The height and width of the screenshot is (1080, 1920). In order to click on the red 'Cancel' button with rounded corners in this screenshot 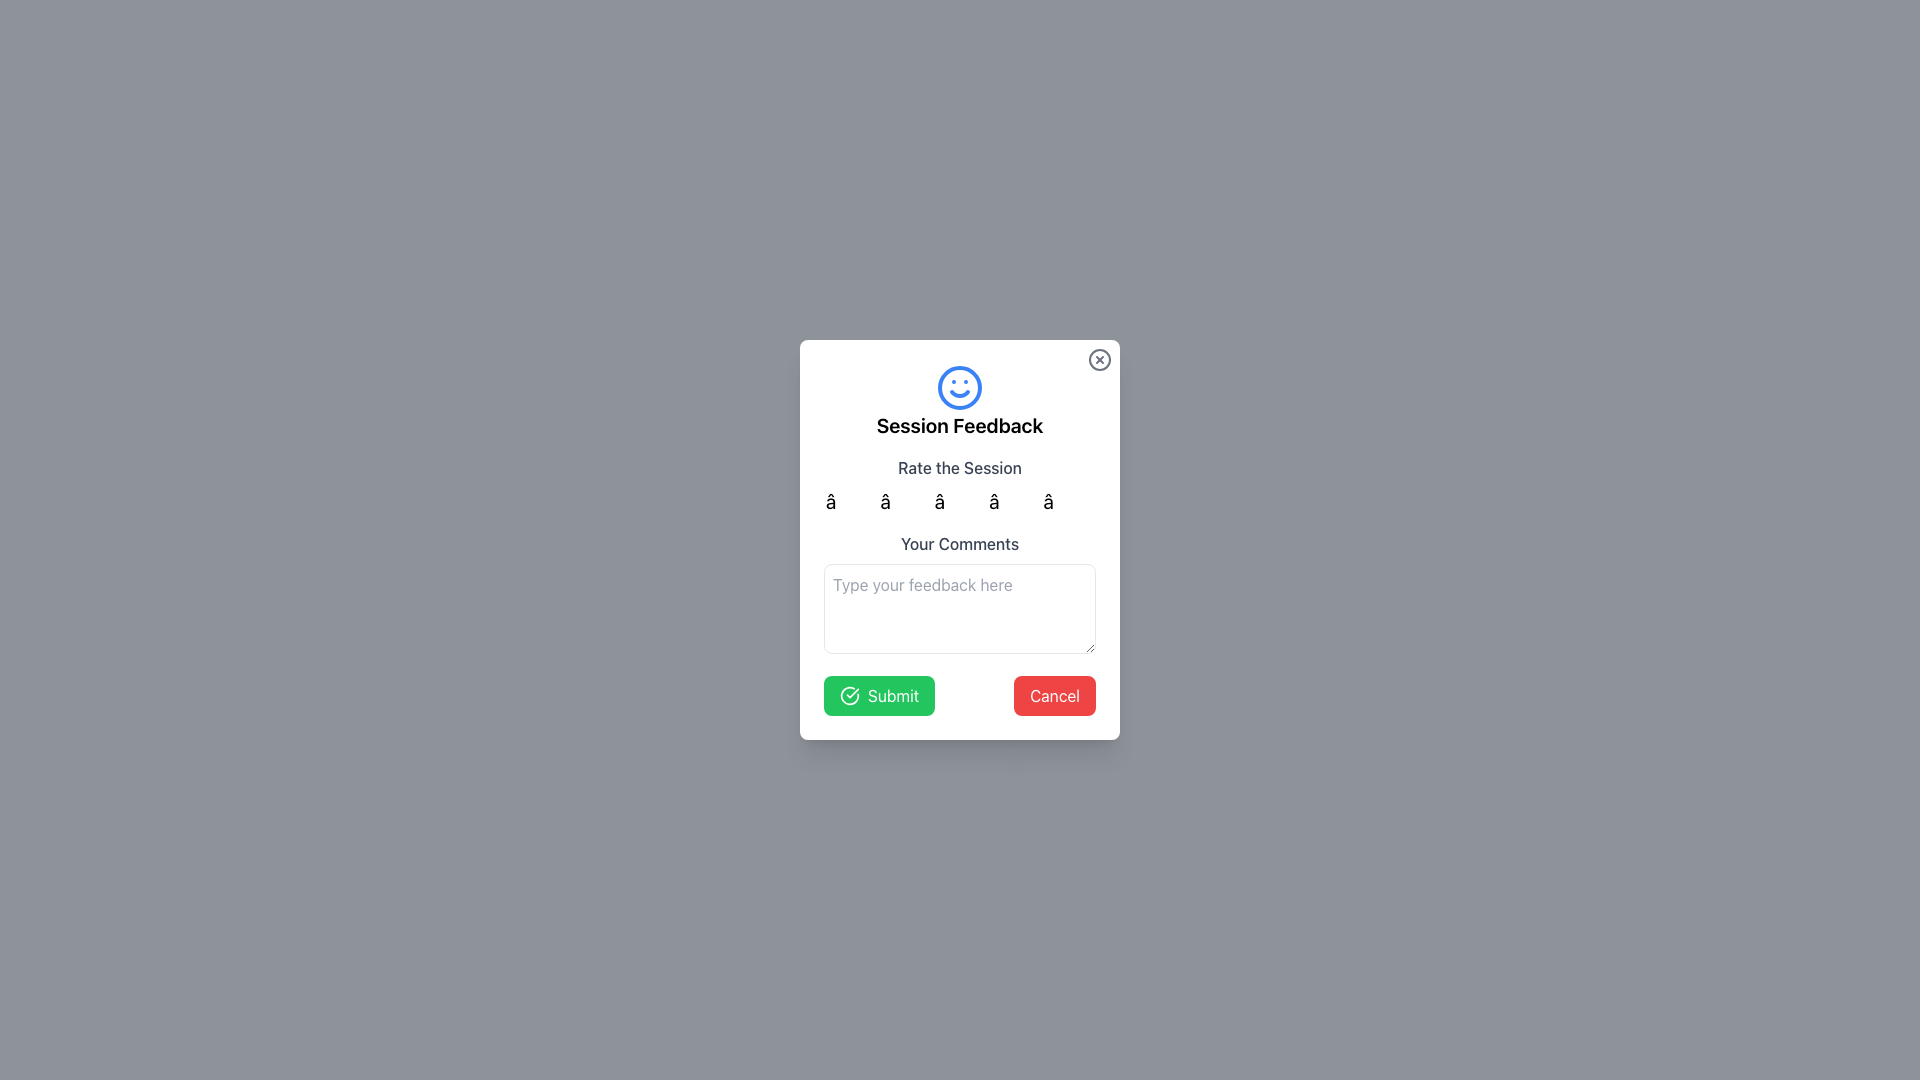, I will do `click(1054, 694)`.